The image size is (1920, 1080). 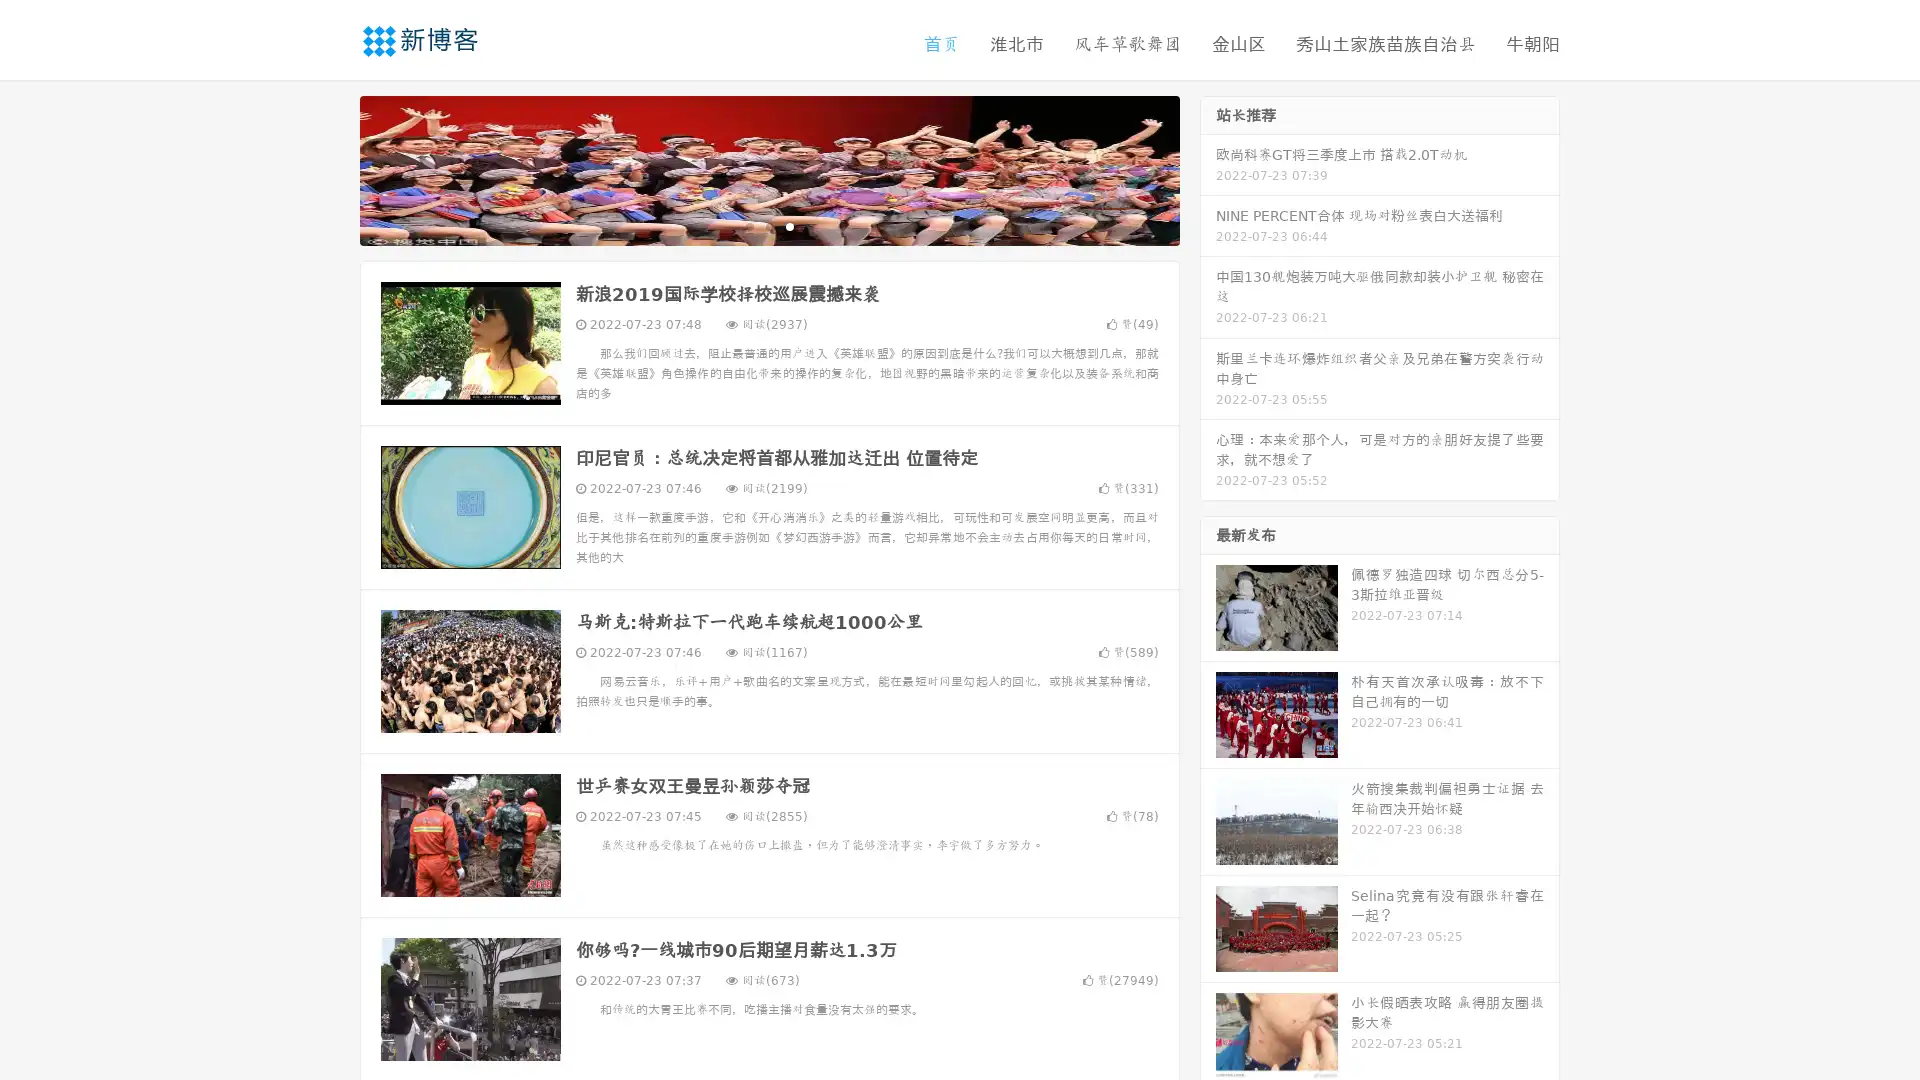 What do you see at coordinates (330, 168) in the screenshot?
I see `Previous slide` at bounding box center [330, 168].